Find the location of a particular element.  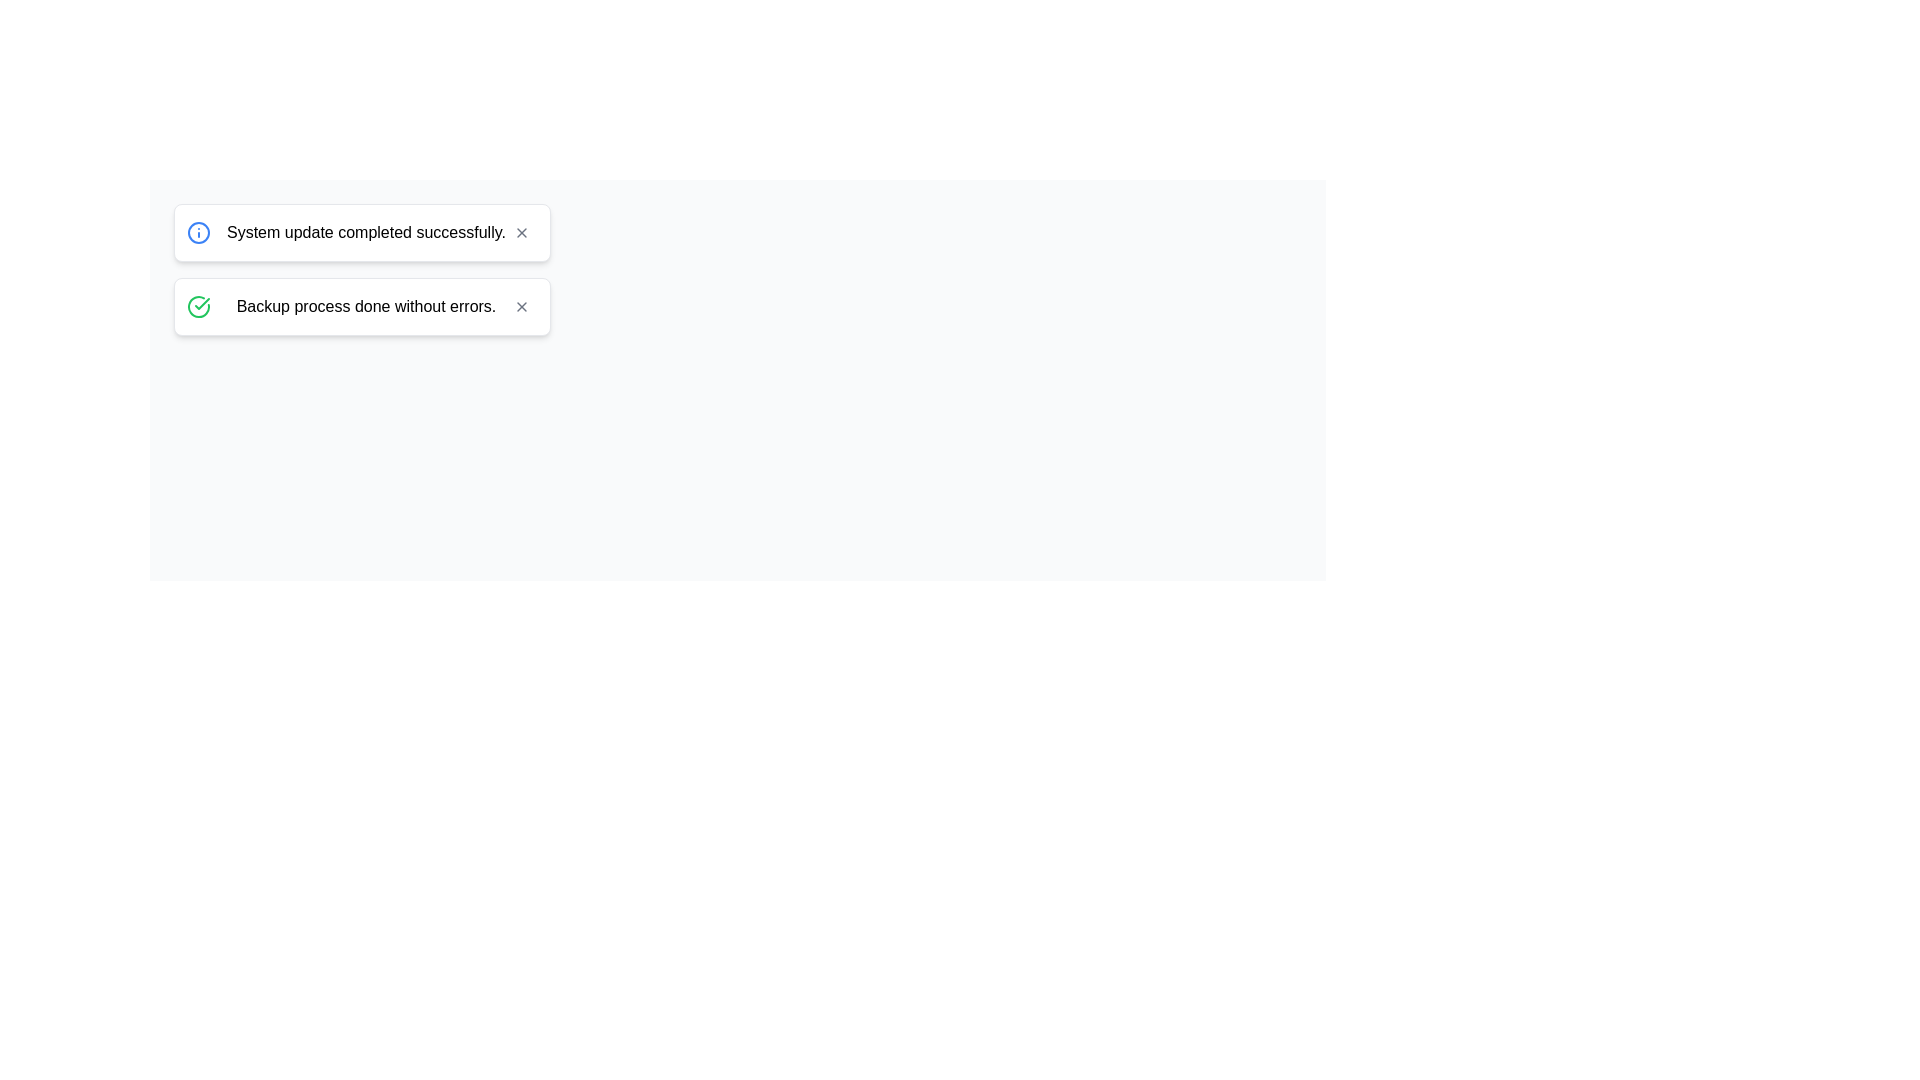

the circular blue outlined icon with an information symbol, located within the notification card stating 'System update completed successfully' is located at coordinates (198, 231).